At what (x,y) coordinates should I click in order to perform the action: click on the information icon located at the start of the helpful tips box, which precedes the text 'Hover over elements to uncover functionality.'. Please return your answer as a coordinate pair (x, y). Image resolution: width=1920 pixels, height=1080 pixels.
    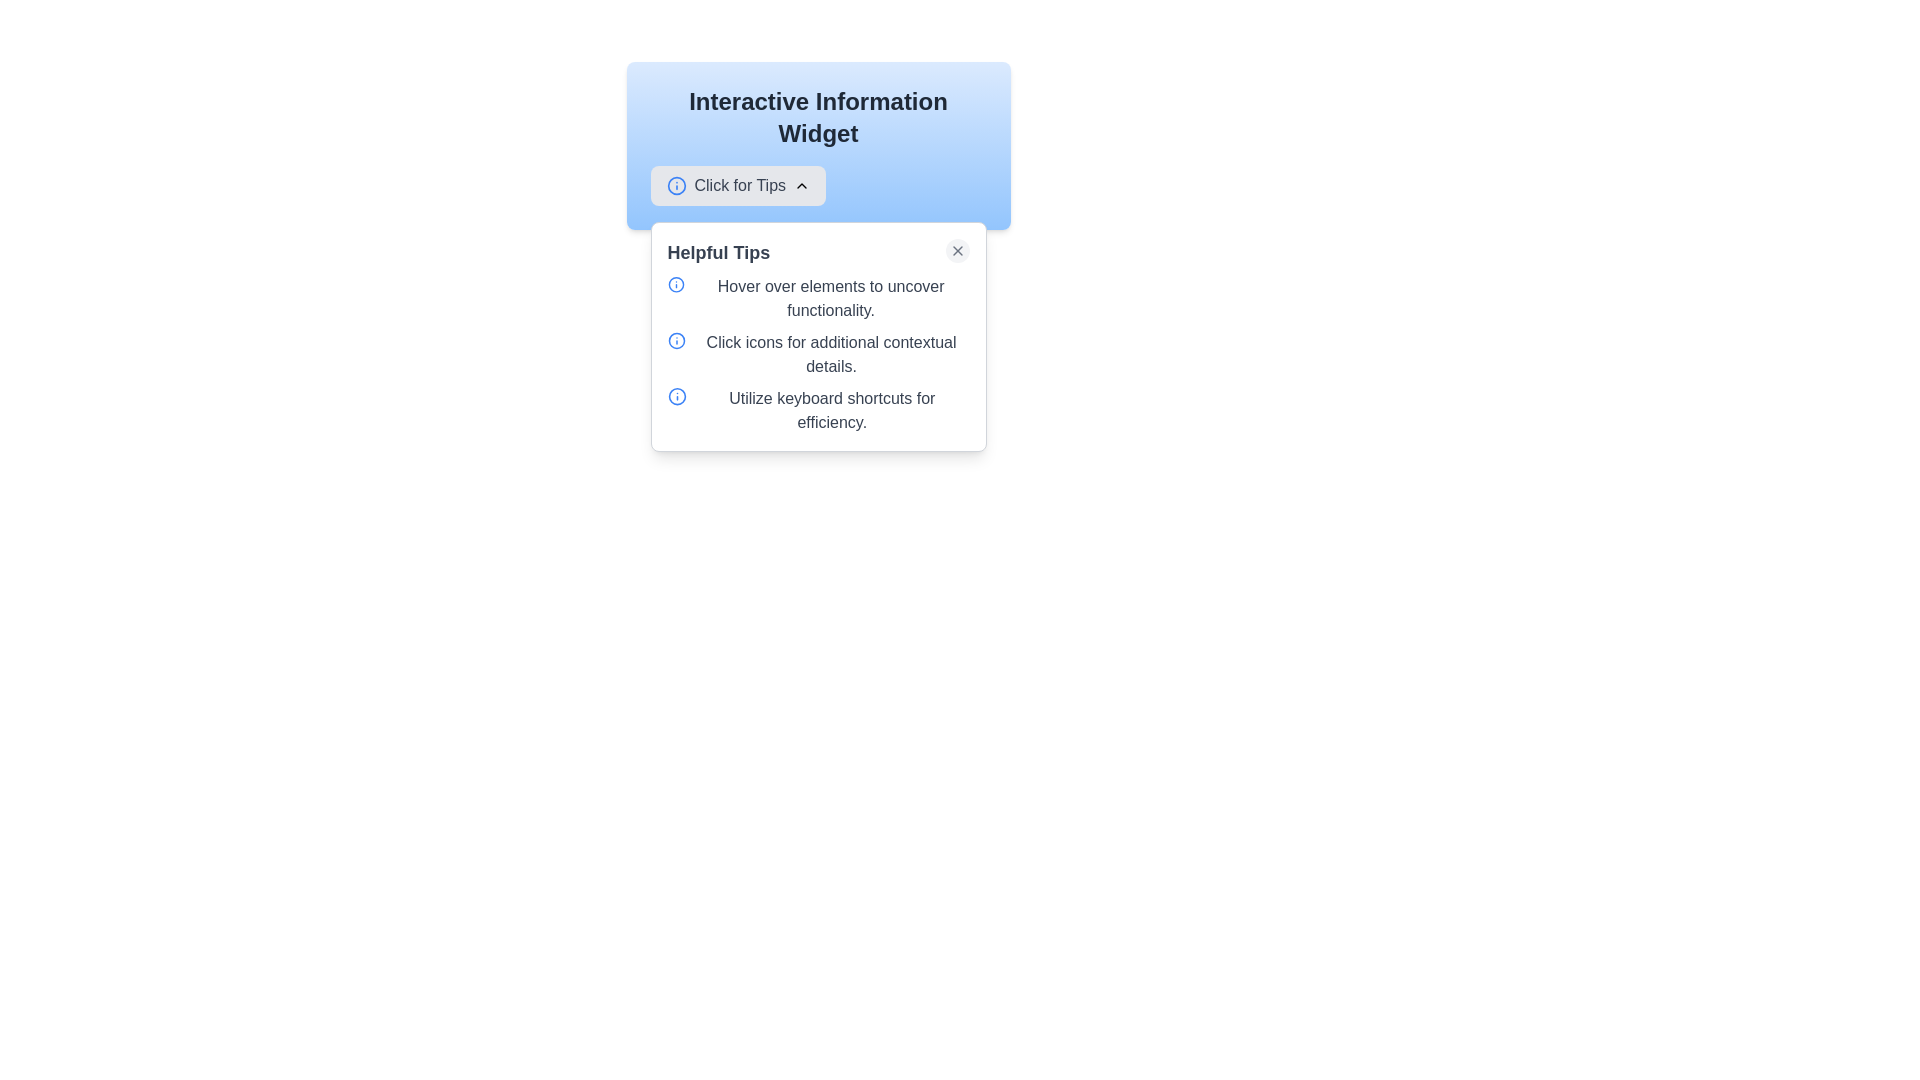
    Looking at the image, I should click on (676, 285).